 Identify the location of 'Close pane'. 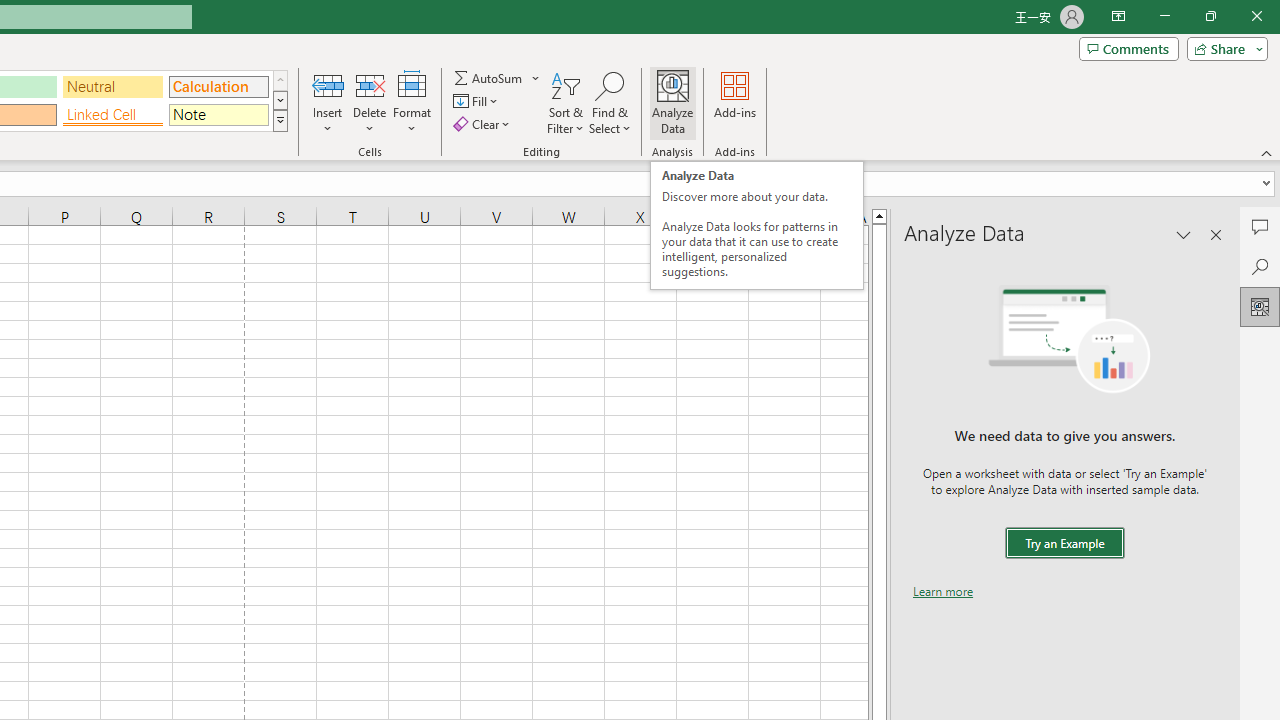
(1215, 234).